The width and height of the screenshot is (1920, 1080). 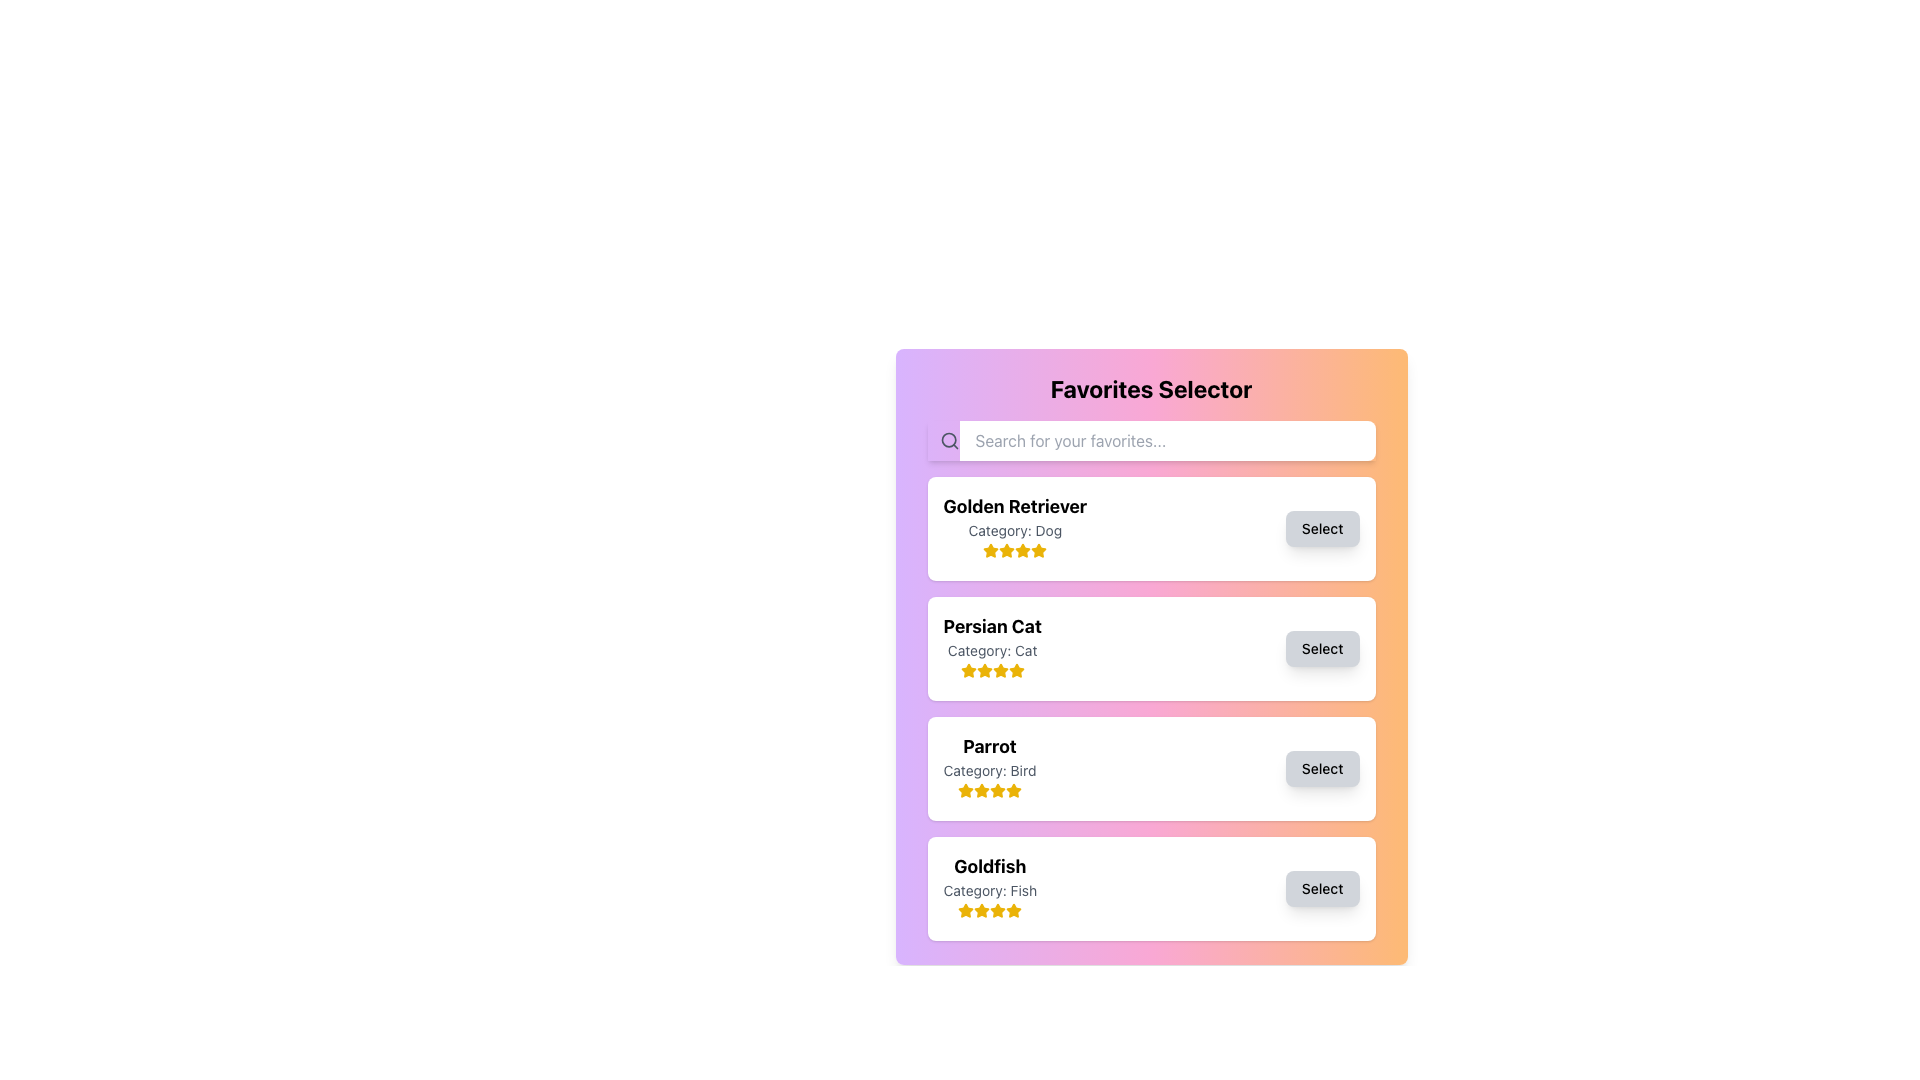 What do you see at coordinates (1000, 671) in the screenshot?
I see `the fourth yellow star icon in the star rating indicator for the 'Persian Cat' to record a rating` at bounding box center [1000, 671].